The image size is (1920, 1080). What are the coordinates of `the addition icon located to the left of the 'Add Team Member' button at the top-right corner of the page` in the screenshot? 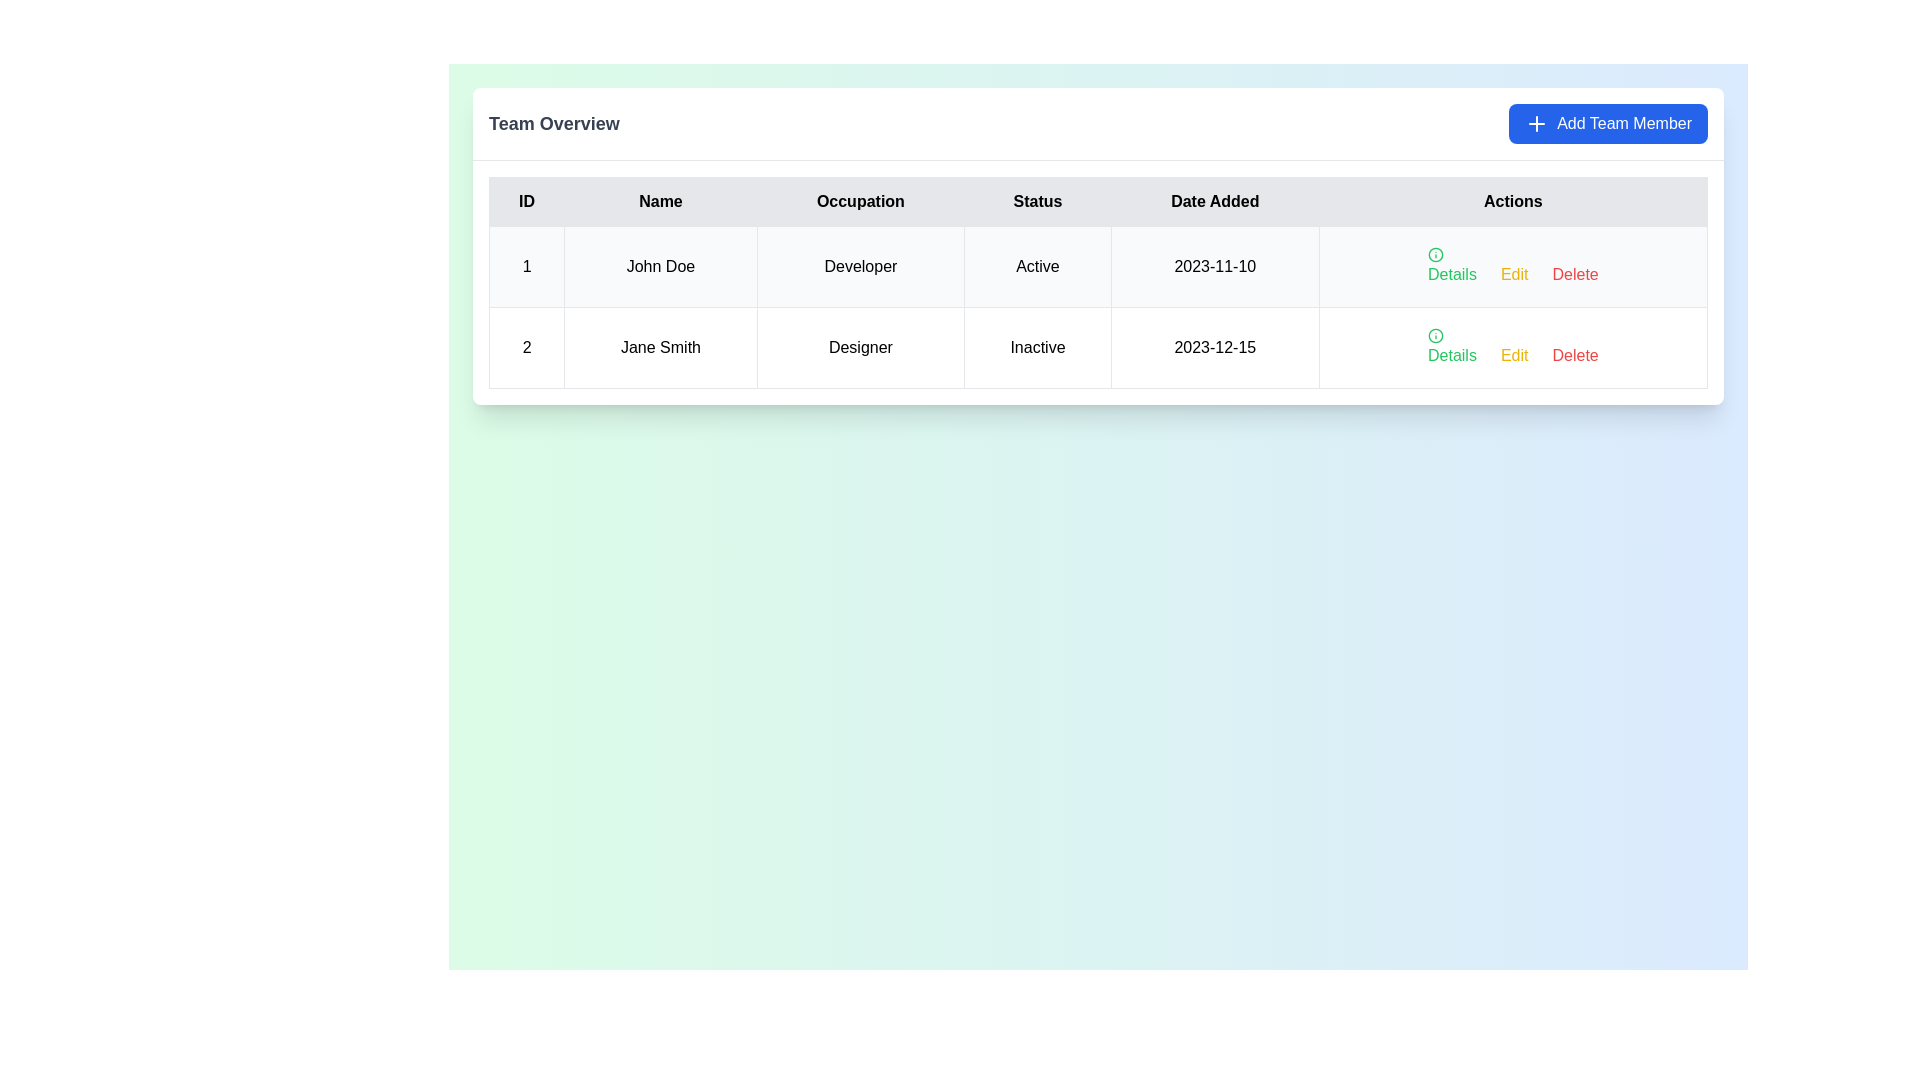 It's located at (1536, 123).